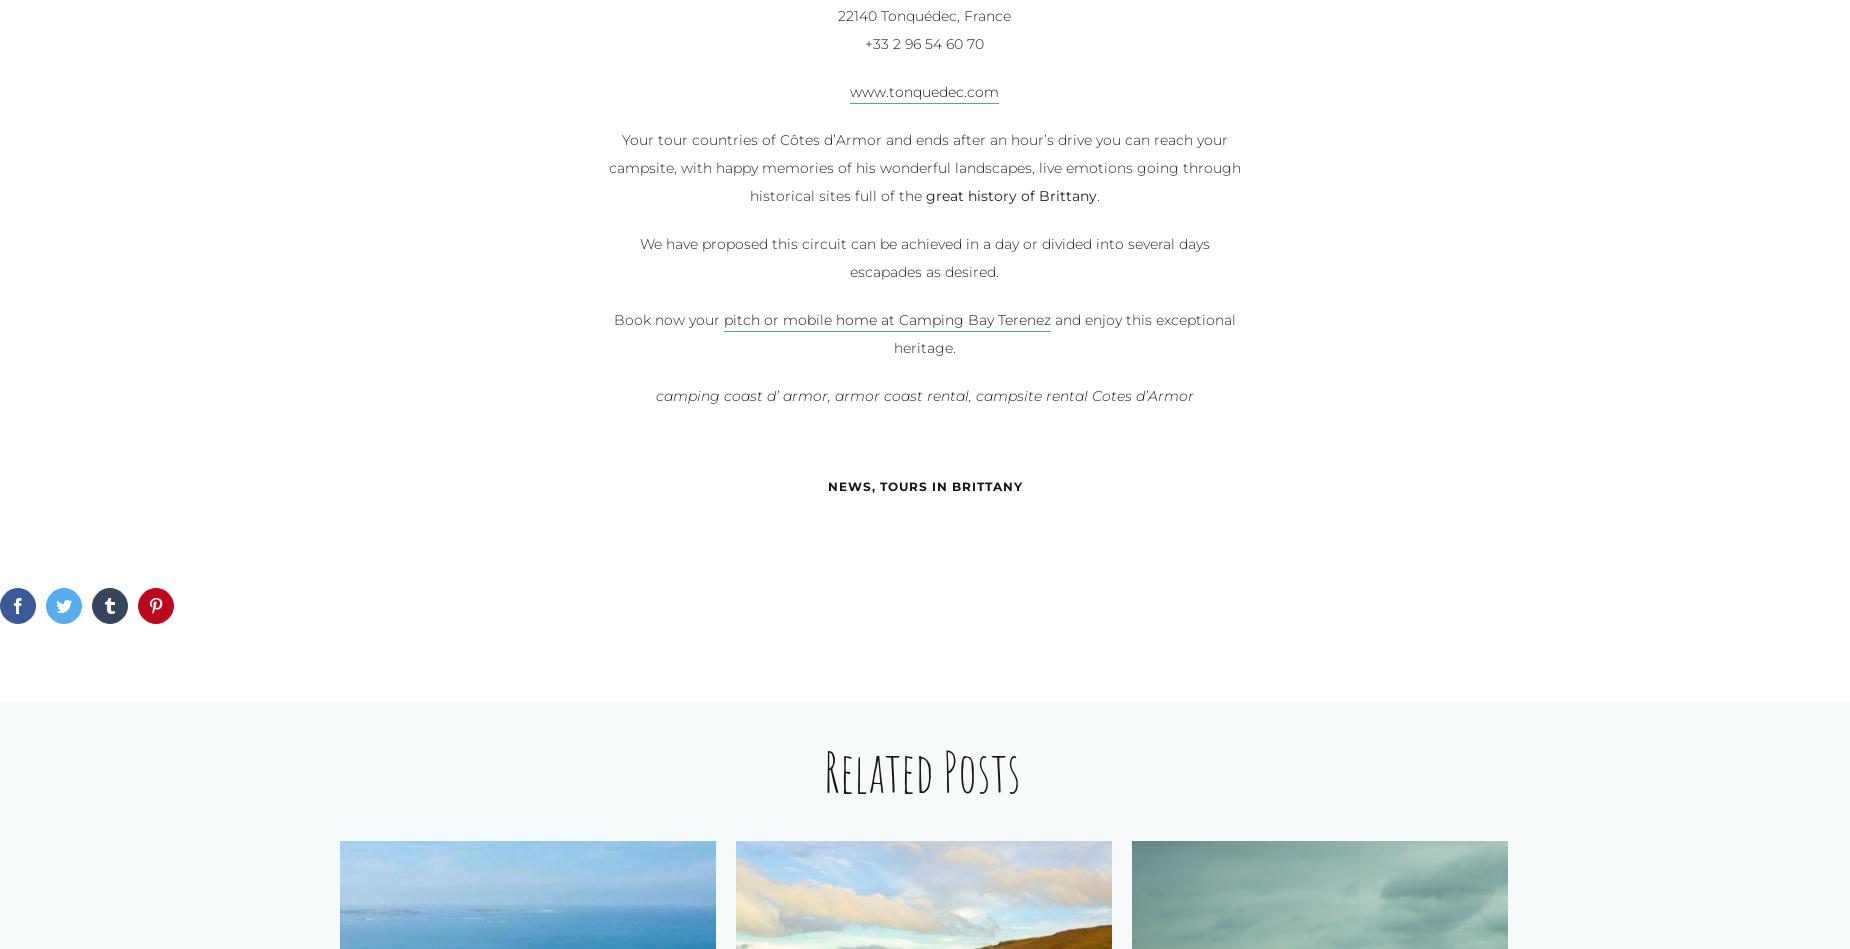 This screenshot has width=1850, height=949. What do you see at coordinates (1009, 196) in the screenshot?
I see `'great history of Brittany'` at bounding box center [1009, 196].